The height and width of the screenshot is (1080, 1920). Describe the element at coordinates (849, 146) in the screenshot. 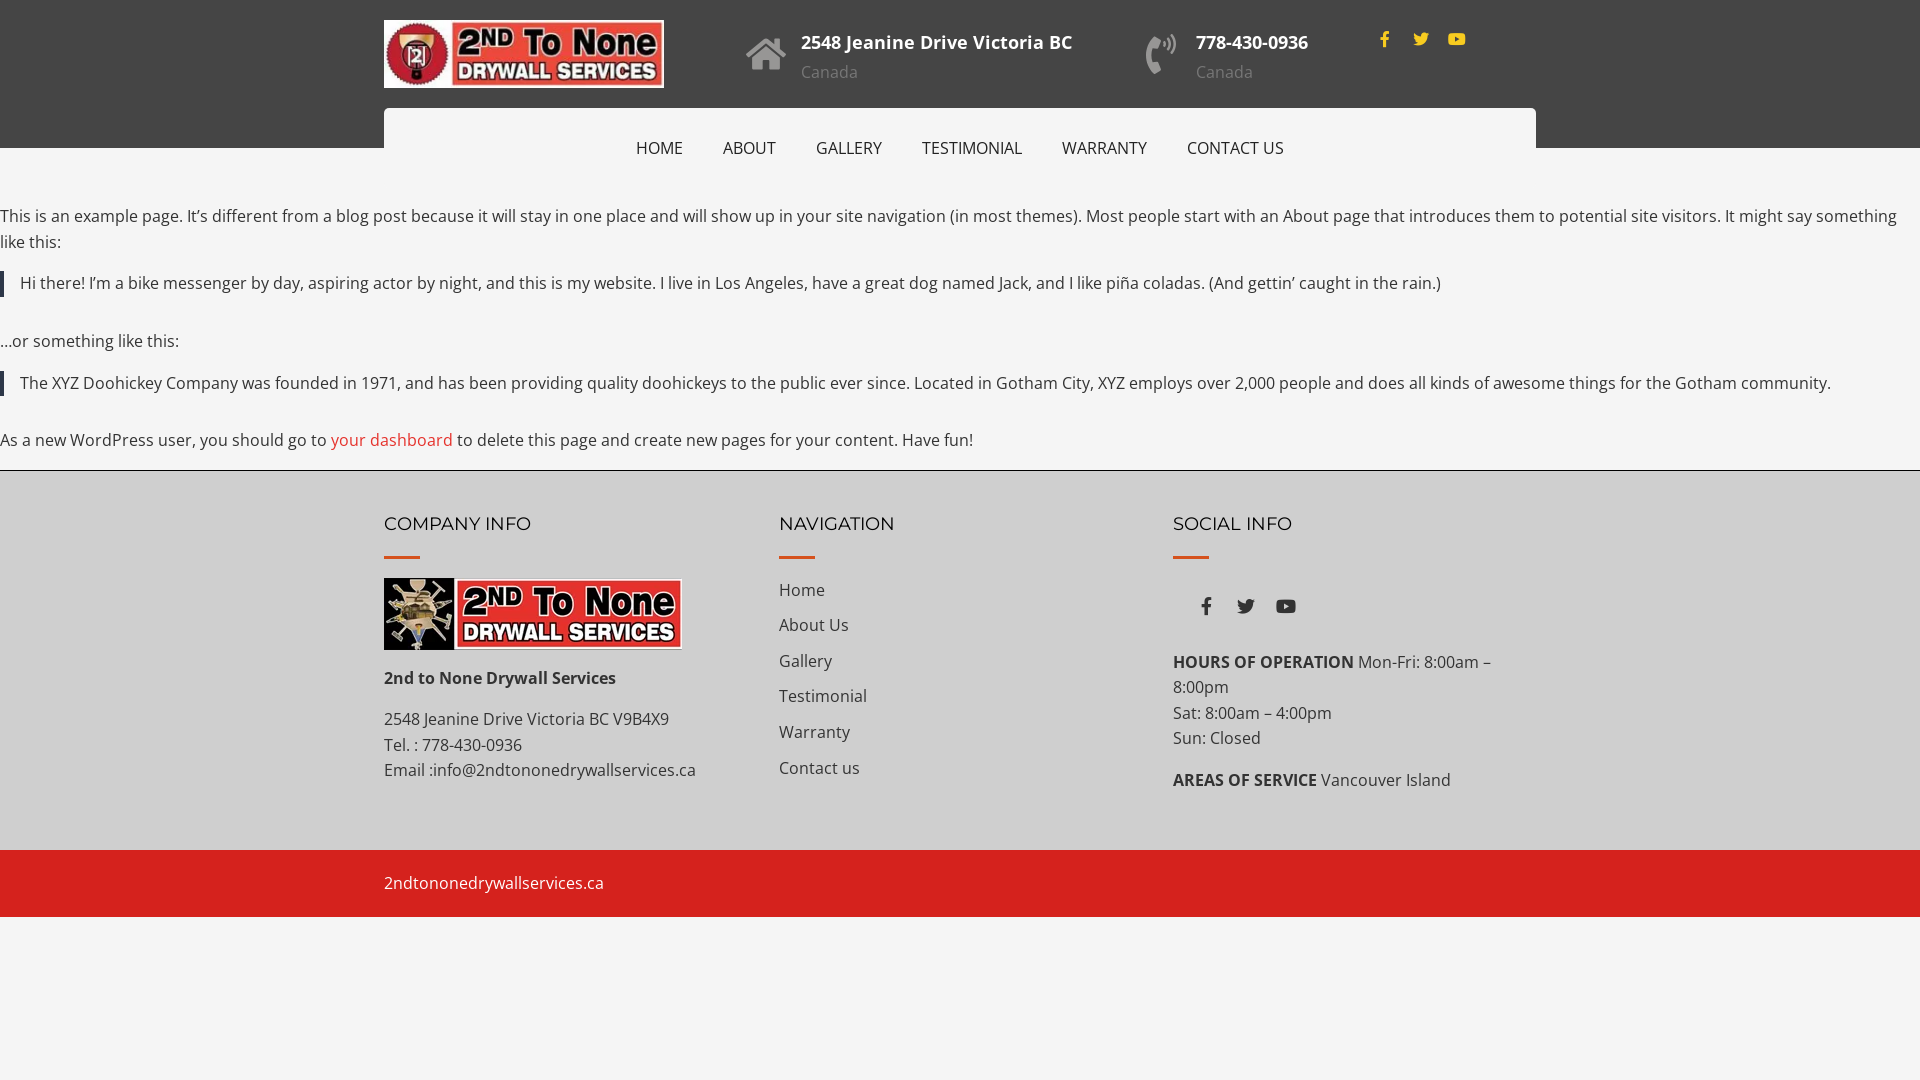

I see `'GALLERY'` at that location.